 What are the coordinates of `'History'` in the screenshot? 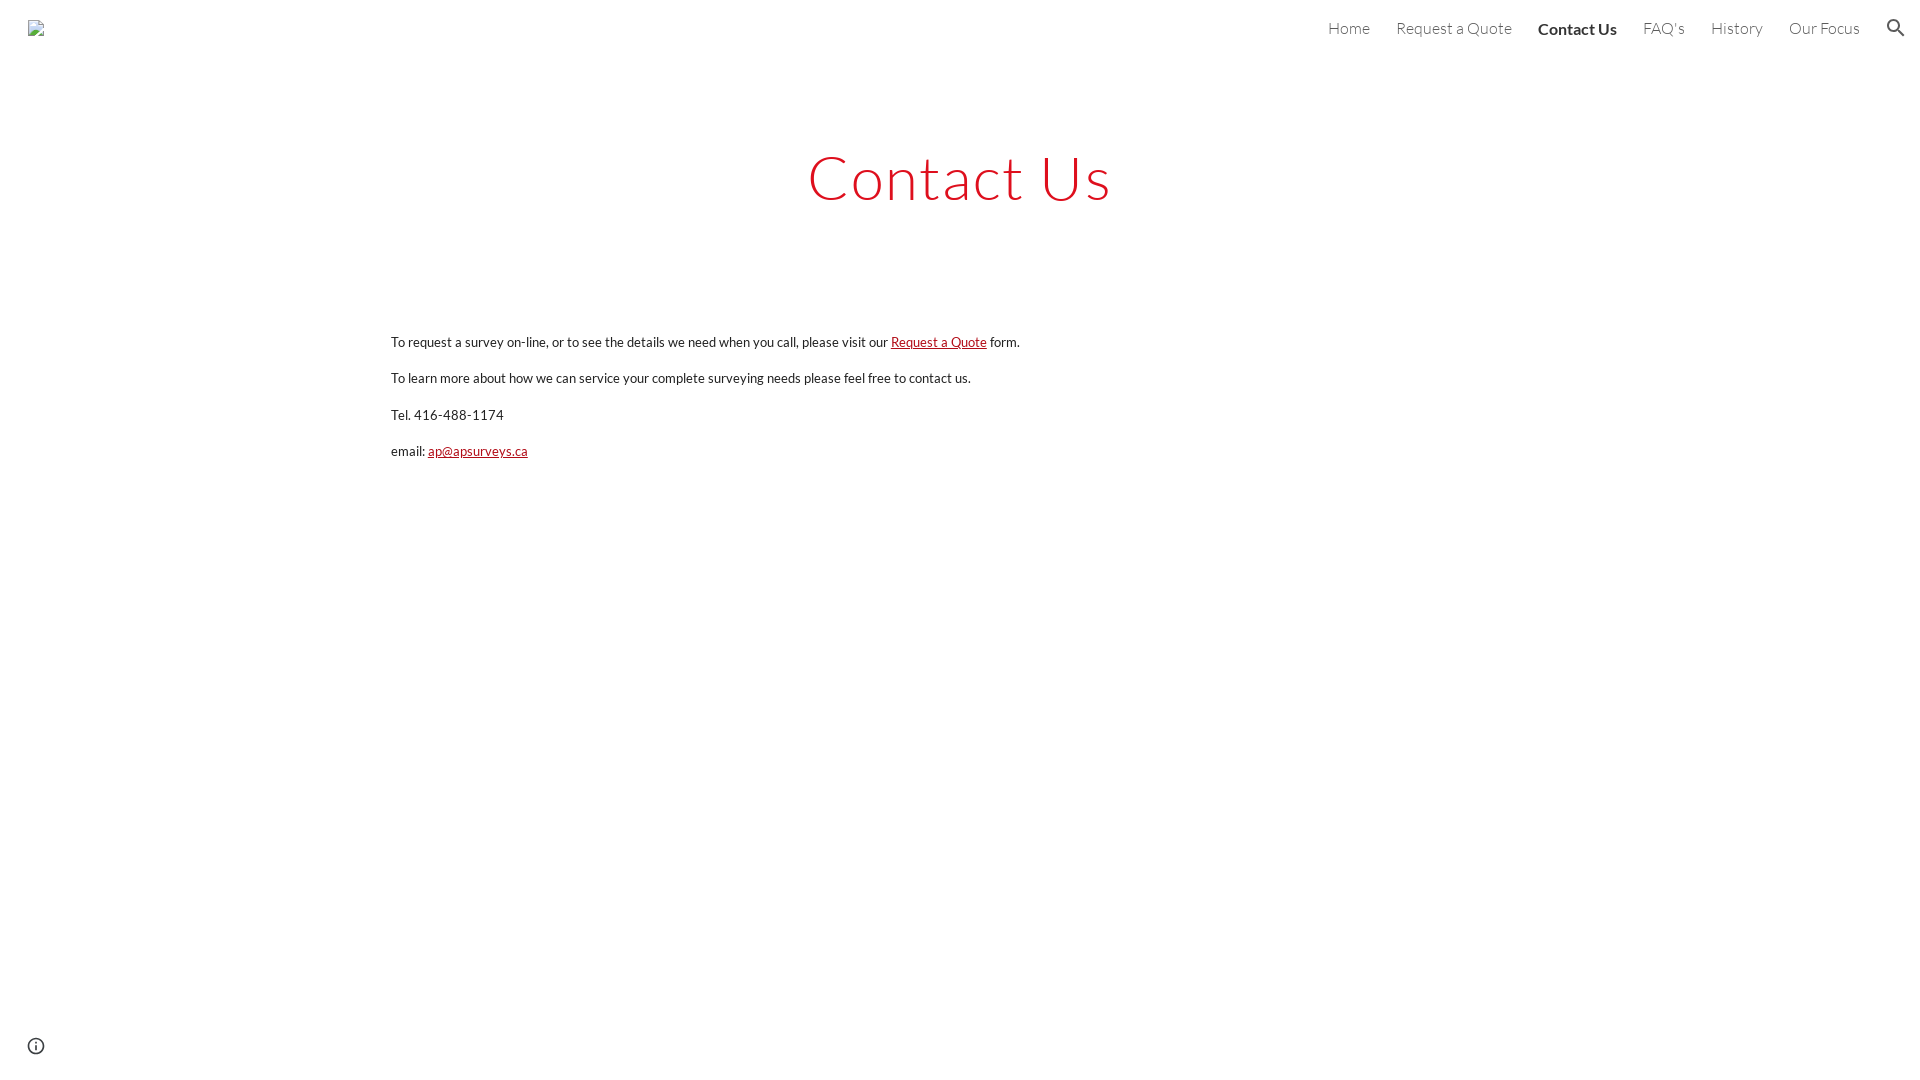 It's located at (1736, 27).